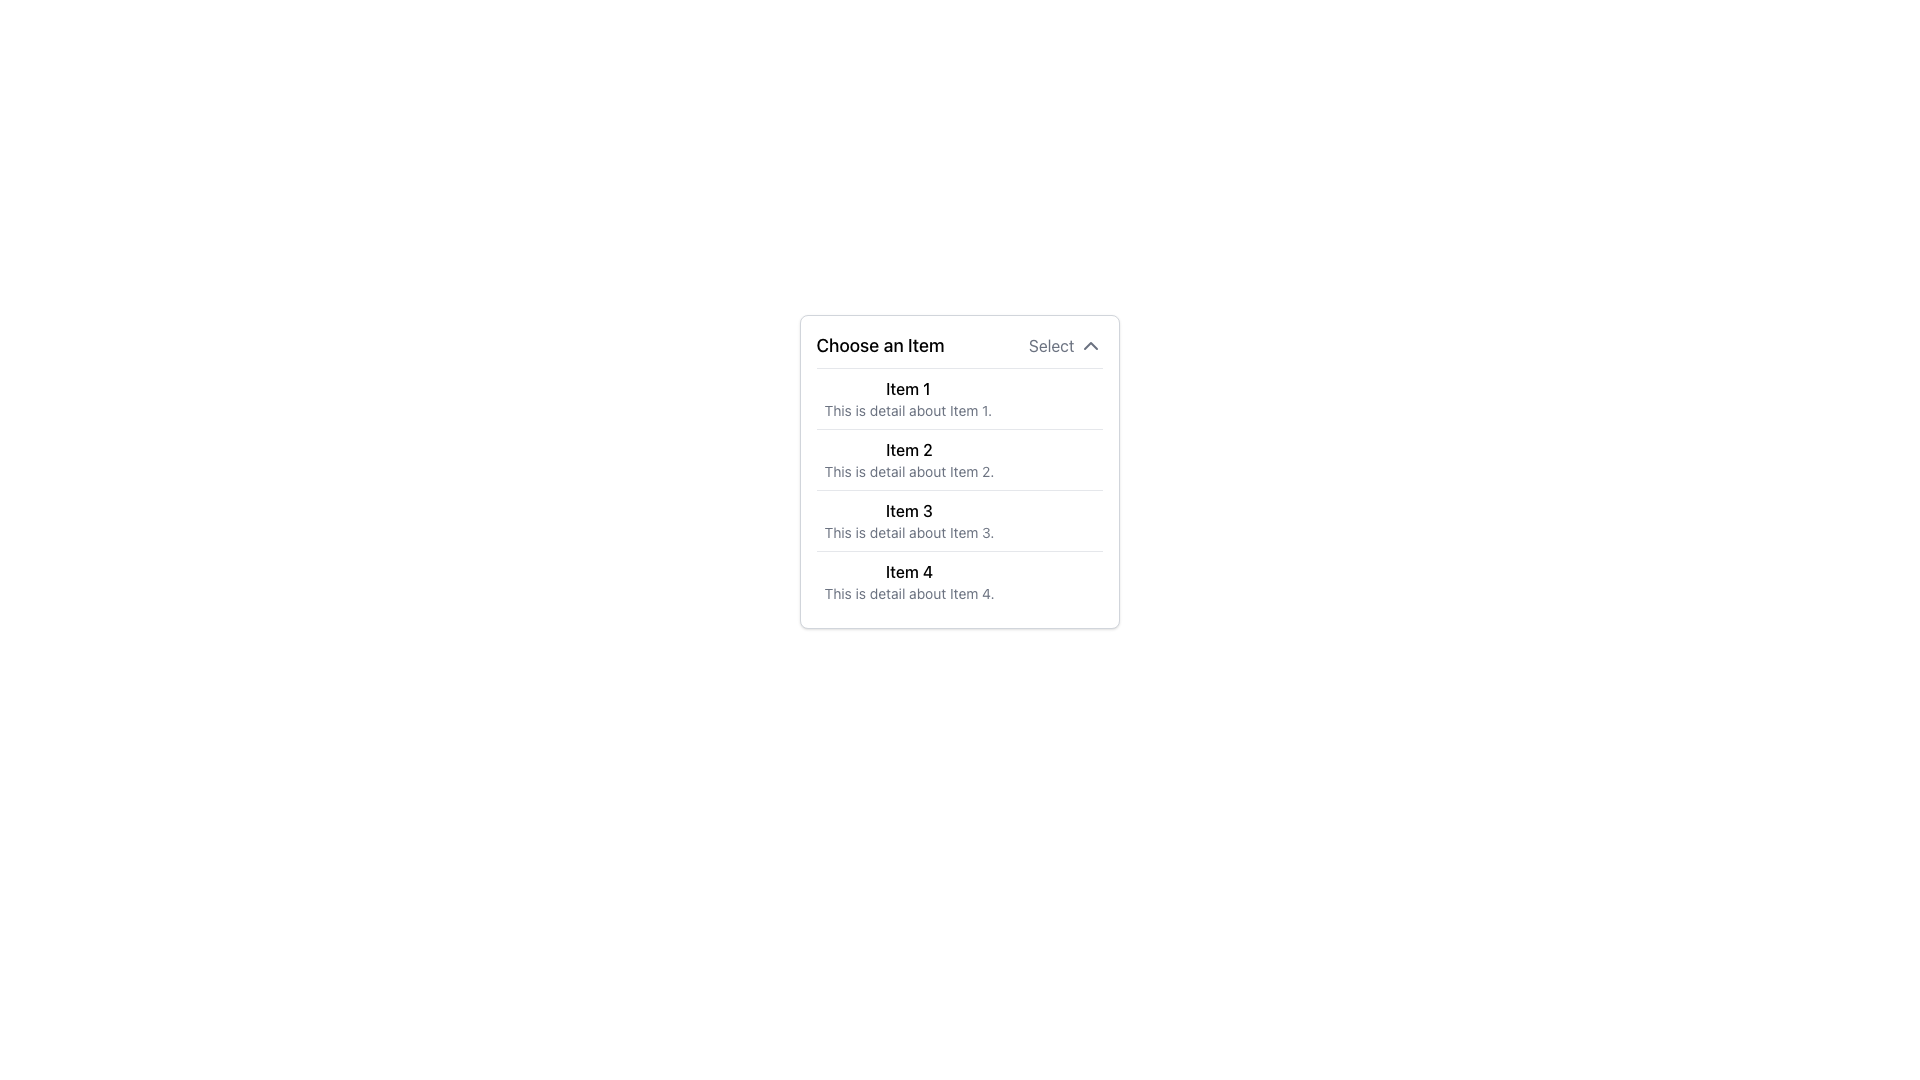 The height and width of the screenshot is (1080, 1920). Describe the element at coordinates (908, 519) in the screenshot. I see `the third list item titled 'Item 3' which contains a detailed description about it, positioned between 'Item 2' and 'Item 4'` at that location.